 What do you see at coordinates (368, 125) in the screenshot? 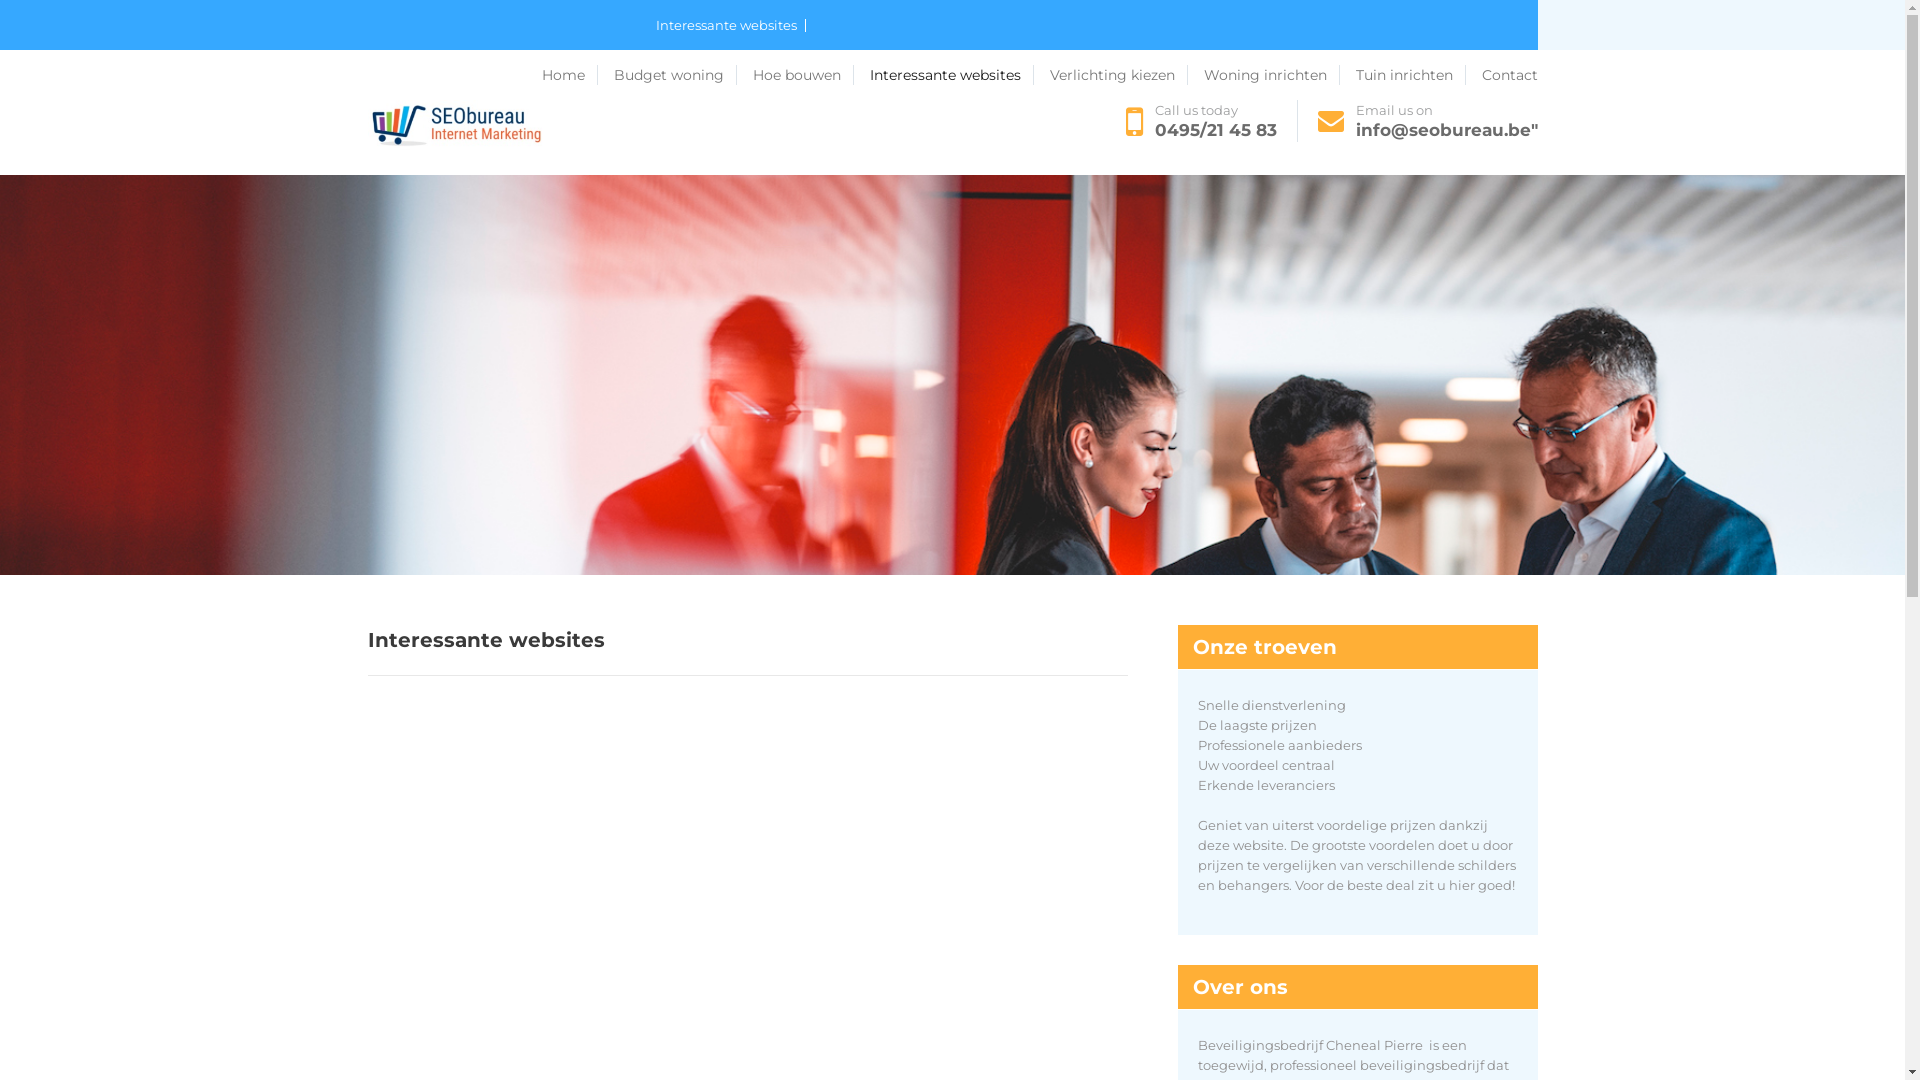
I see `'Contact'` at bounding box center [368, 125].